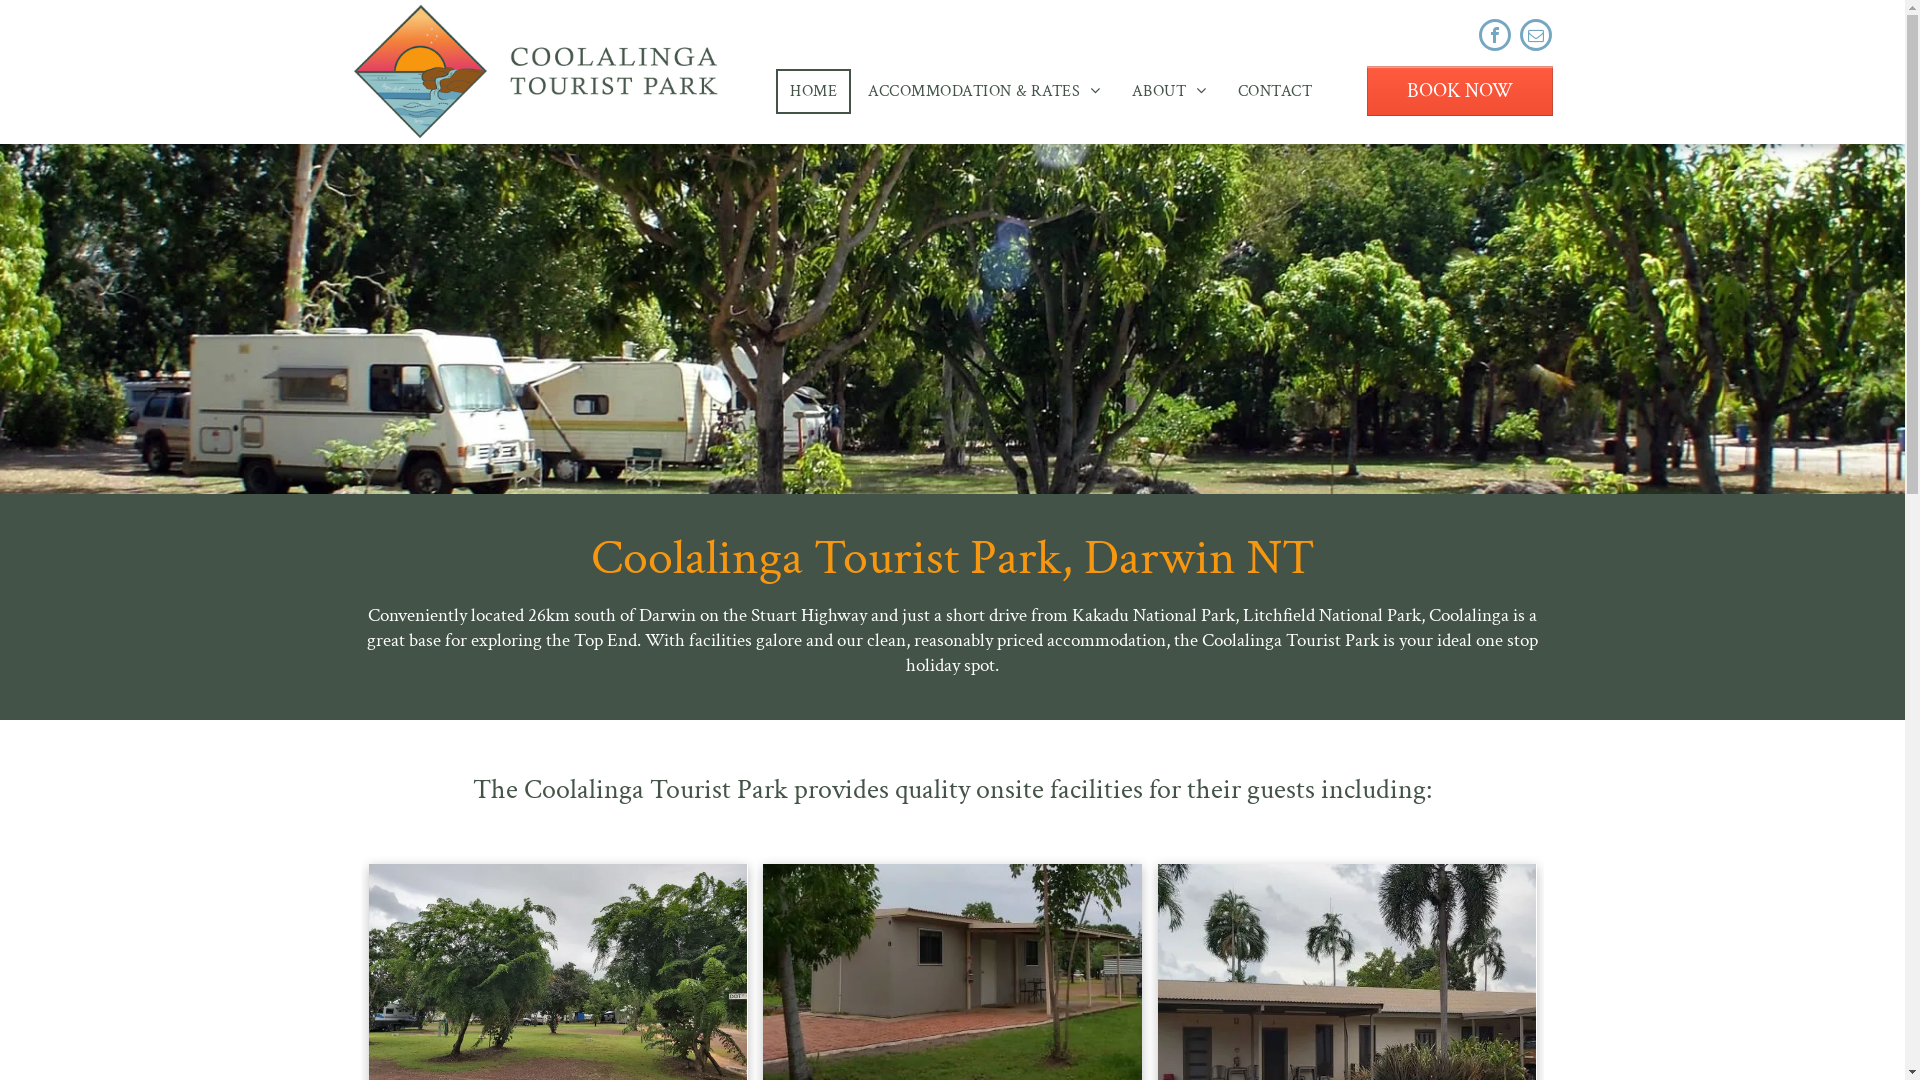 The height and width of the screenshot is (1080, 1920). What do you see at coordinates (1274, 90) in the screenshot?
I see `'CONTACT'` at bounding box center [1274, 90].